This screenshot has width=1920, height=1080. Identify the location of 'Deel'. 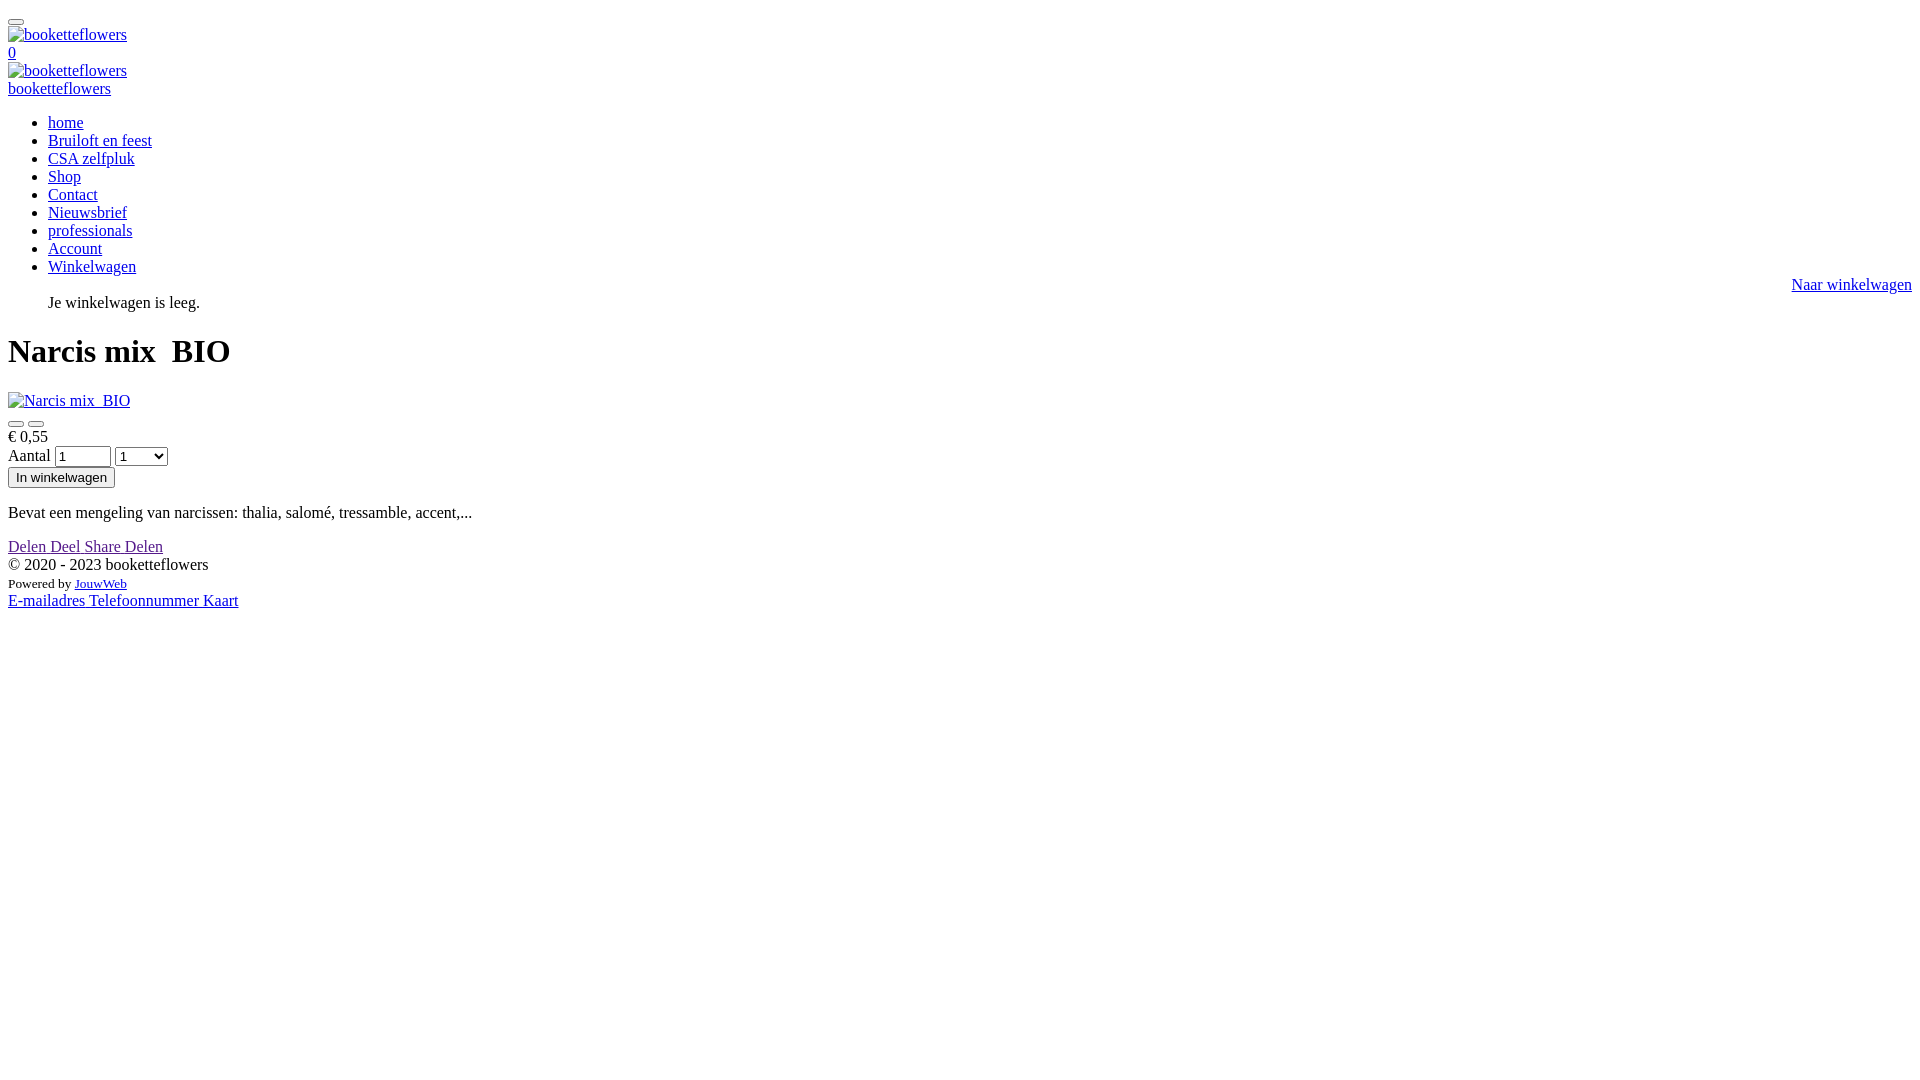
(67, 546).